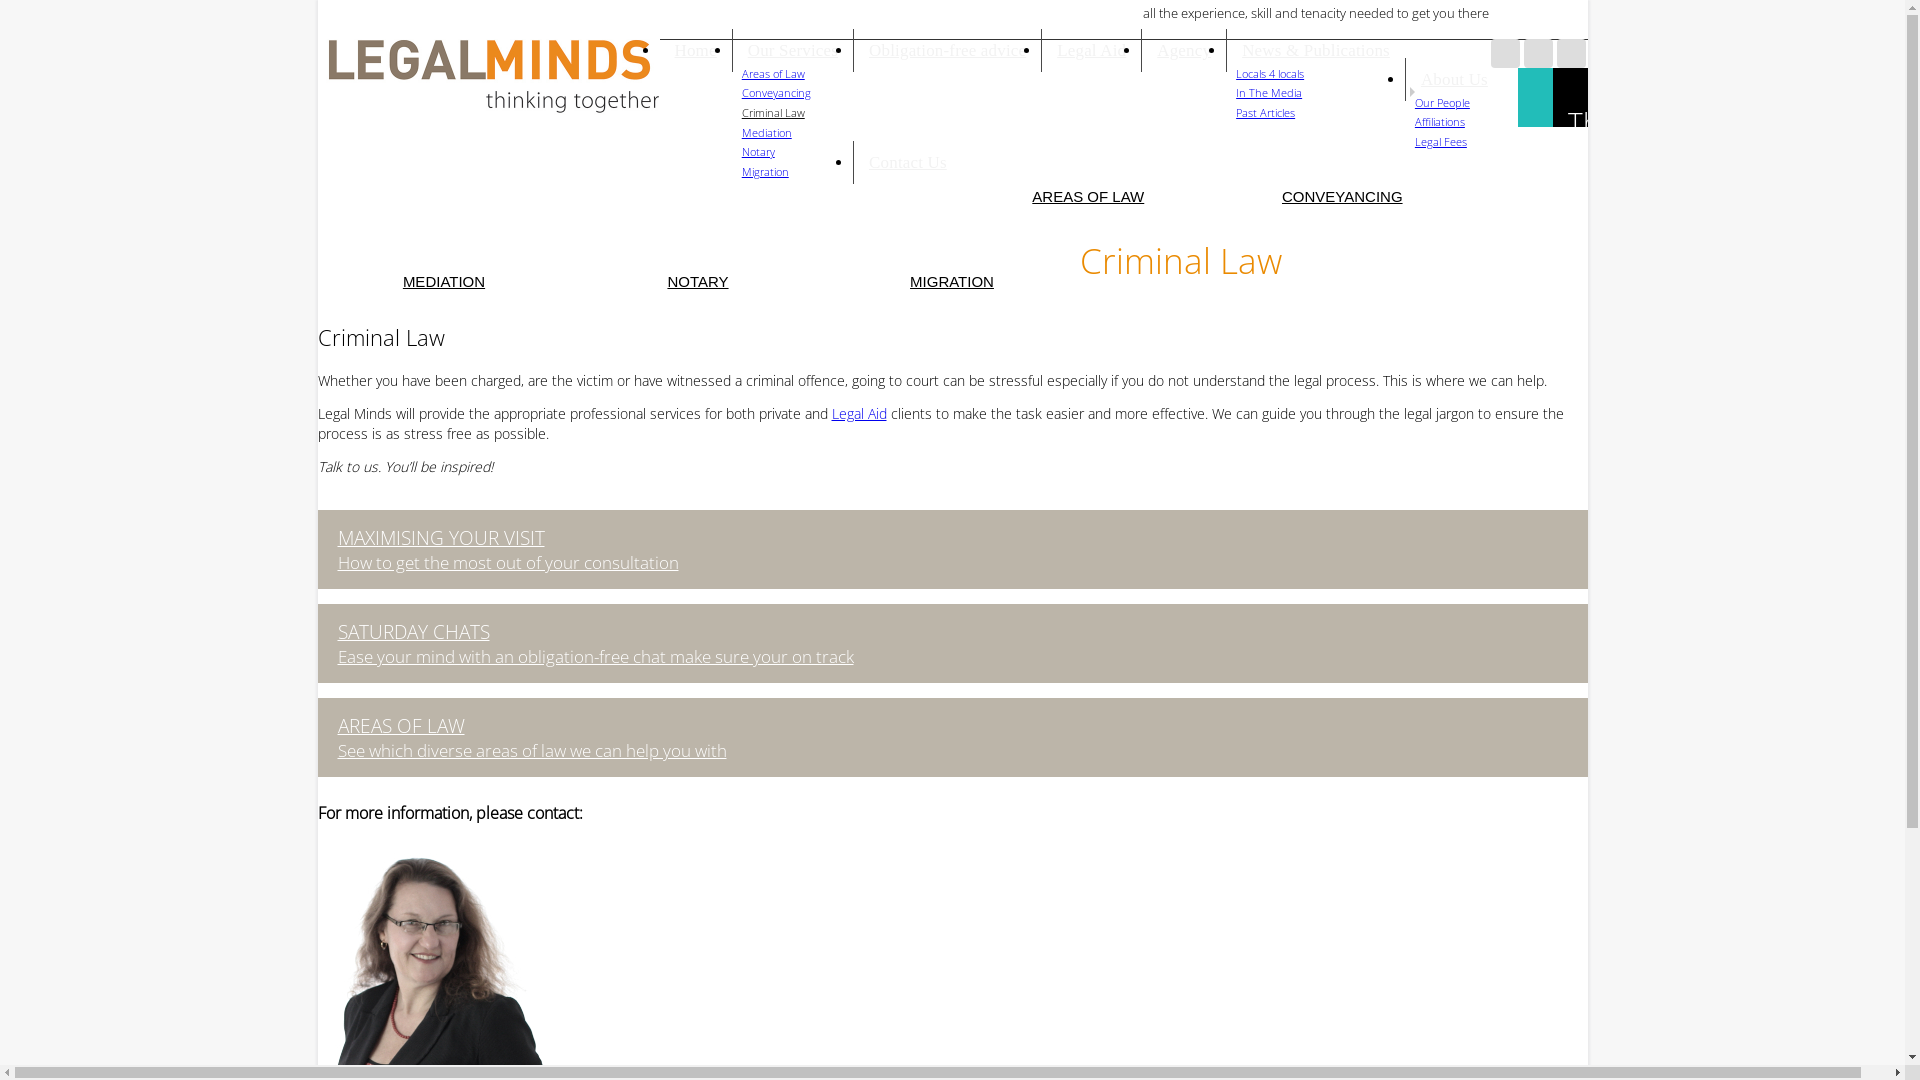 The width and height of the screenshot is (1920, 1080). What do you see at coordinates (696, 49) in the screenshot?
I see `'Home'` at bounding box center [696, 49].